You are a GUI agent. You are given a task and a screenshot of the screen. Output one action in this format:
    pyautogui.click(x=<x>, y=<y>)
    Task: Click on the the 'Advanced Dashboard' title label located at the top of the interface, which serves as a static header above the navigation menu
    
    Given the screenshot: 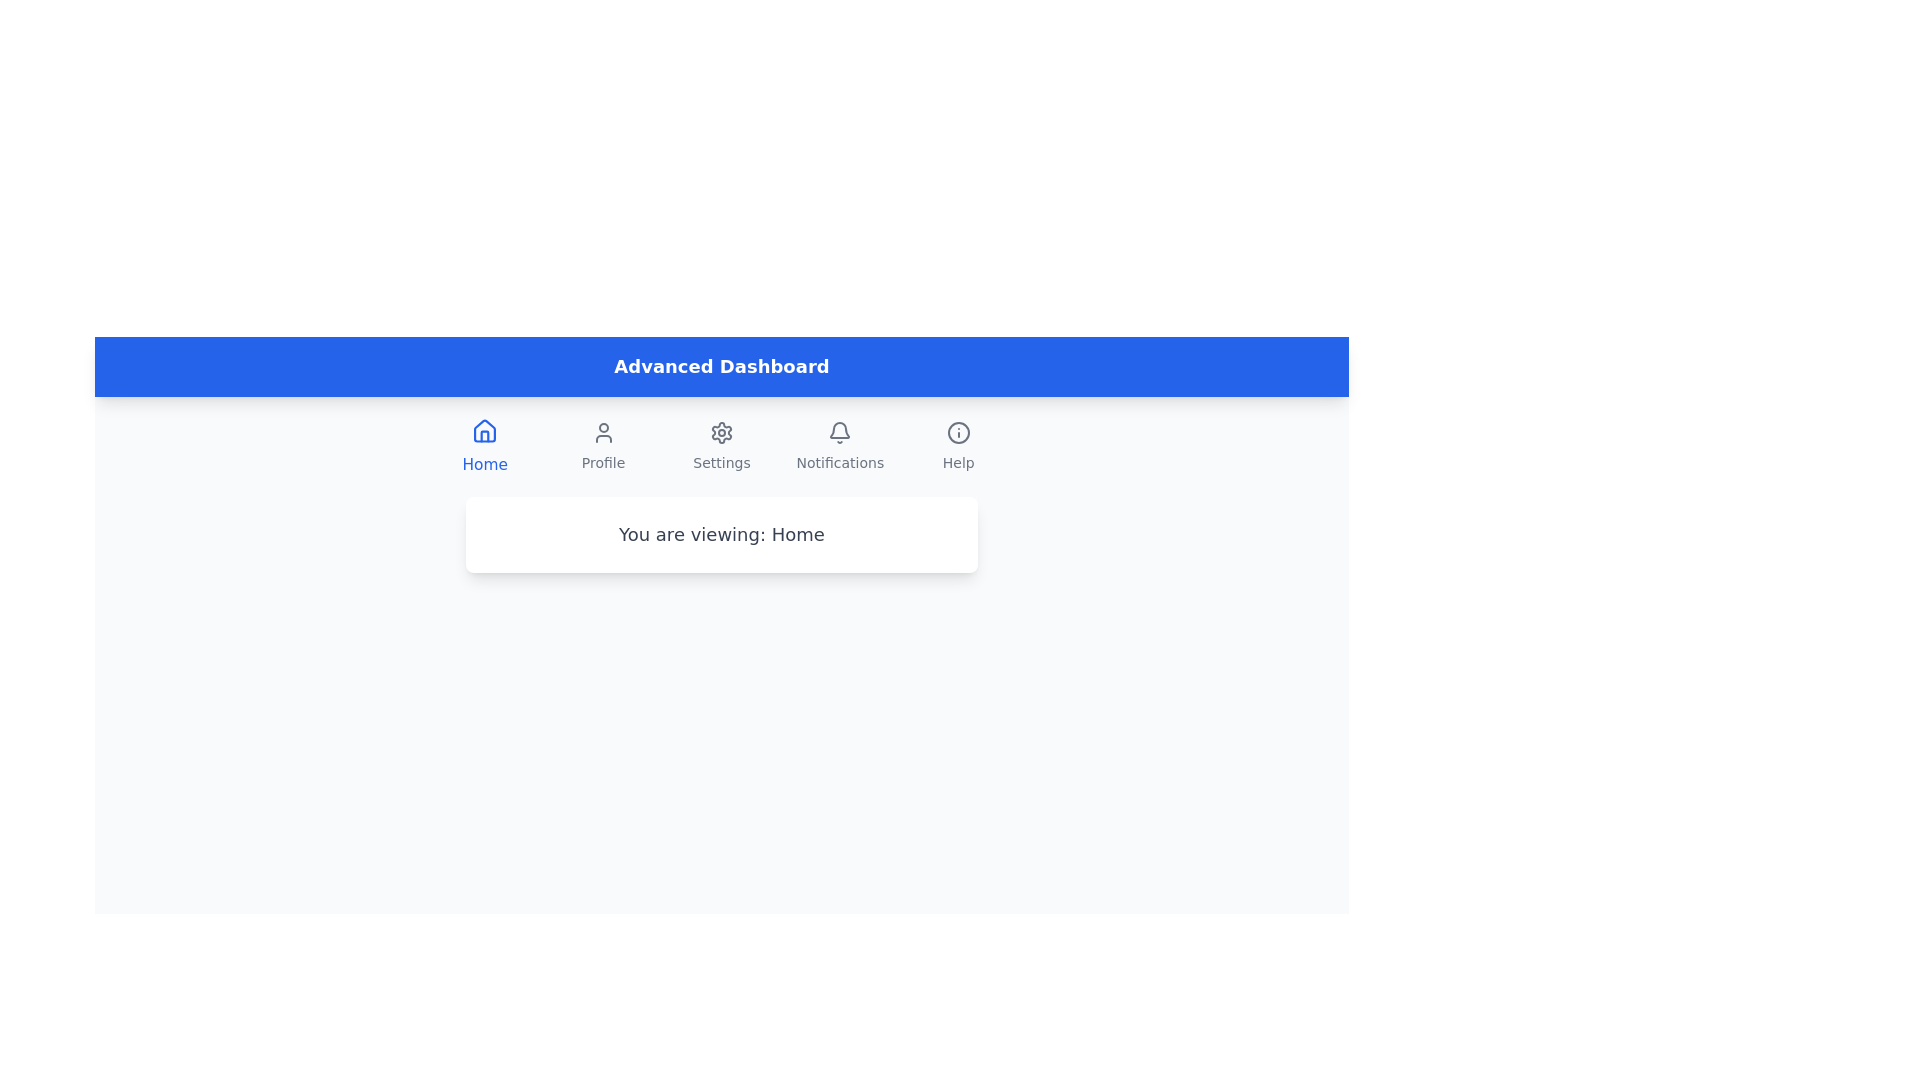 What is the action you would take?
    pyautogui.click(x=720, y=366)
    